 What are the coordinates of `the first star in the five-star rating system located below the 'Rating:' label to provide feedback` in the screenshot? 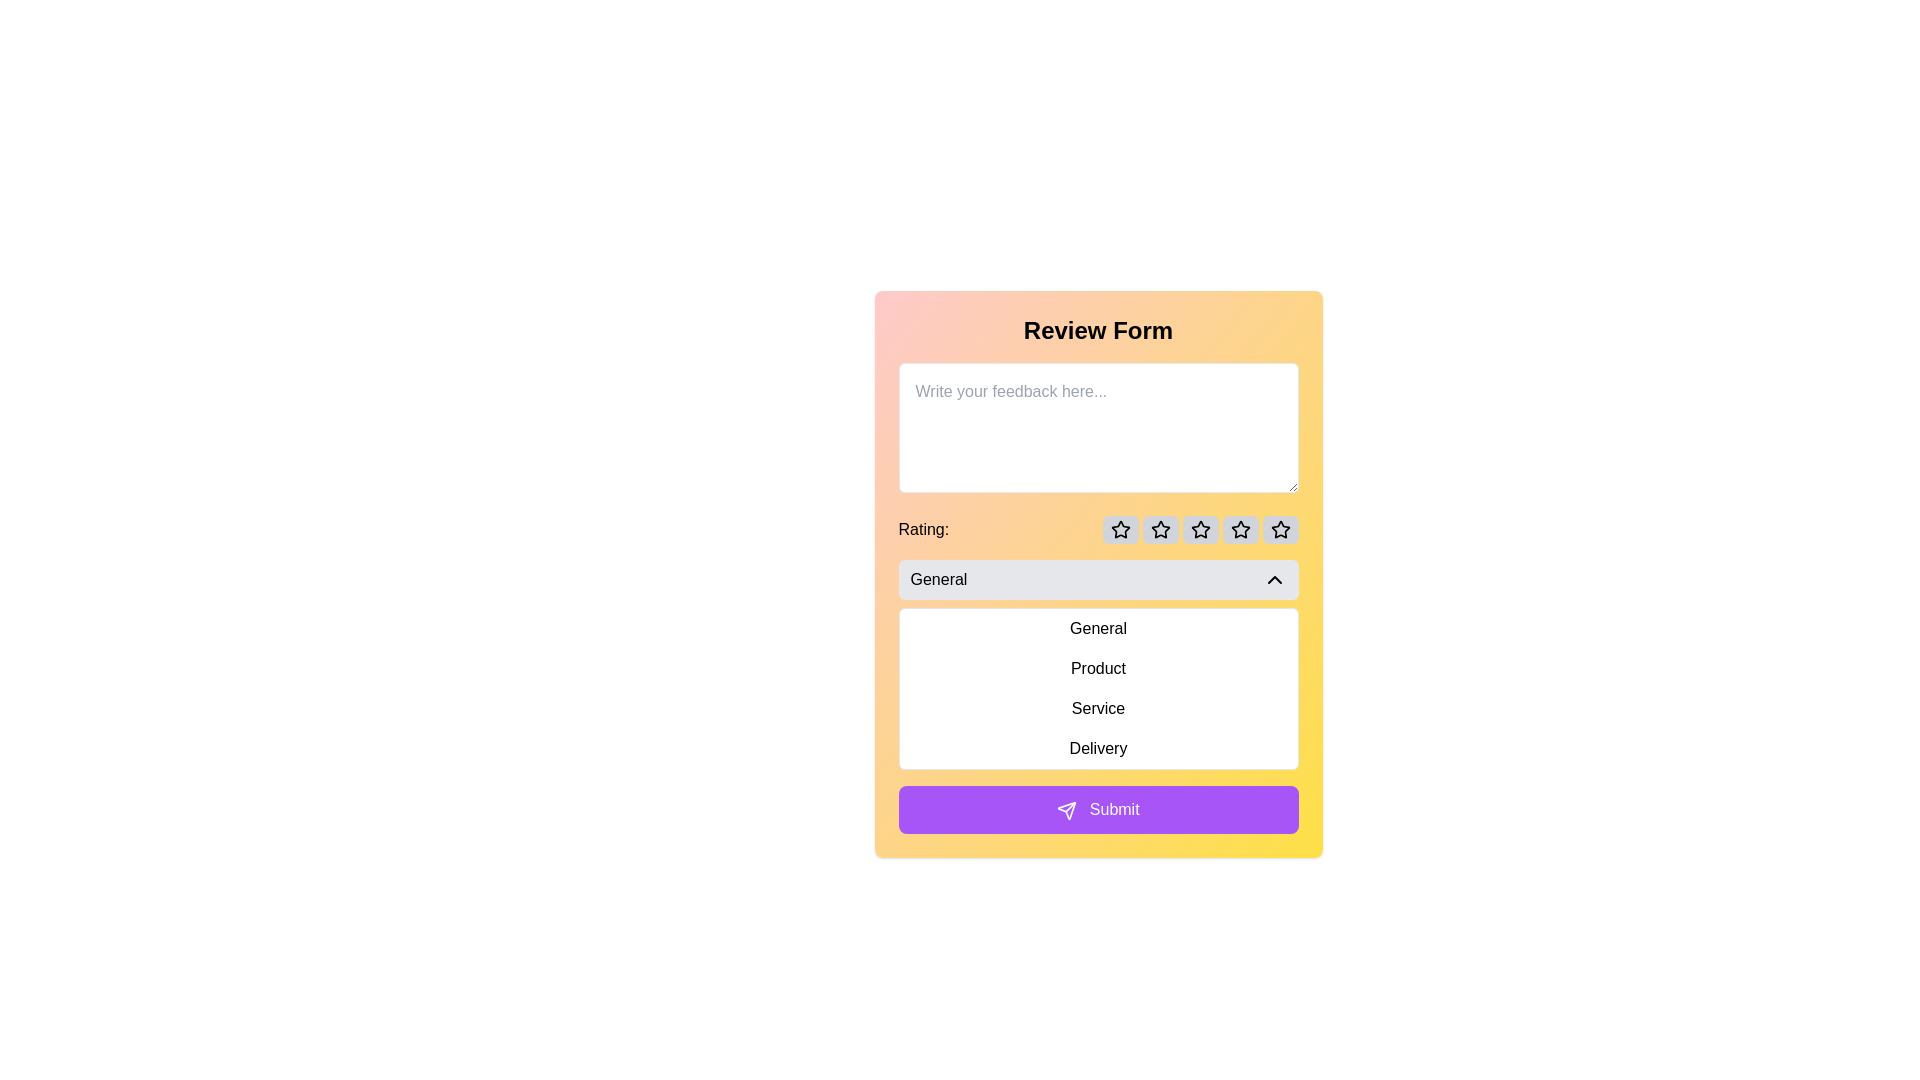 It's located at (1118, 527).